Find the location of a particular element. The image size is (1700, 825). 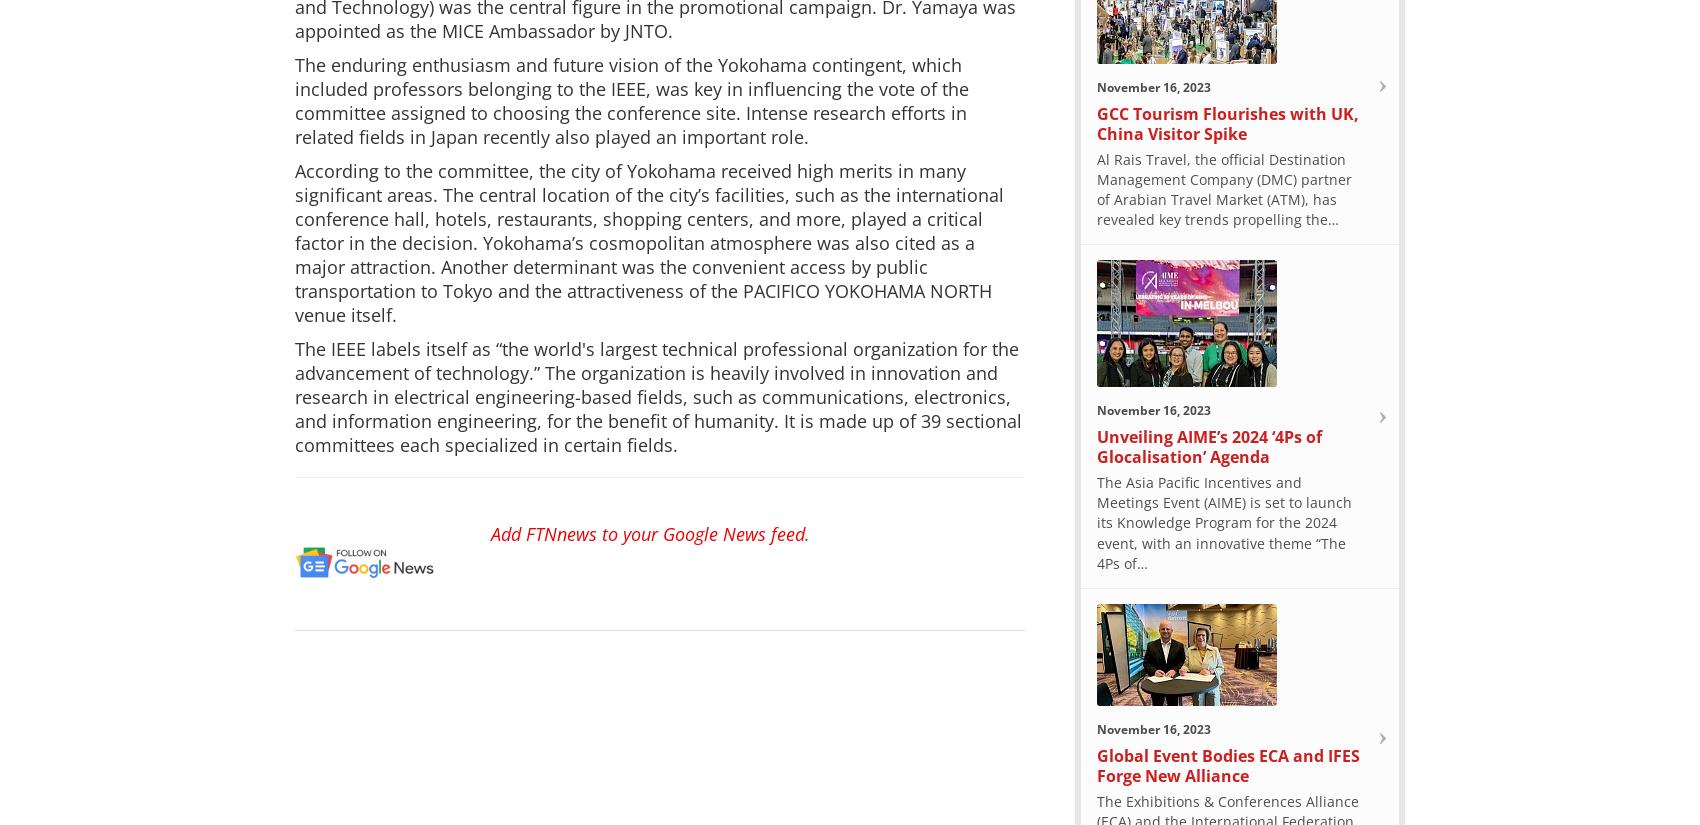

'Unveiling AIME’s 2024 ‘4Ps of Glocalisation’ Agenda' is located at coordinates (1208, 445).